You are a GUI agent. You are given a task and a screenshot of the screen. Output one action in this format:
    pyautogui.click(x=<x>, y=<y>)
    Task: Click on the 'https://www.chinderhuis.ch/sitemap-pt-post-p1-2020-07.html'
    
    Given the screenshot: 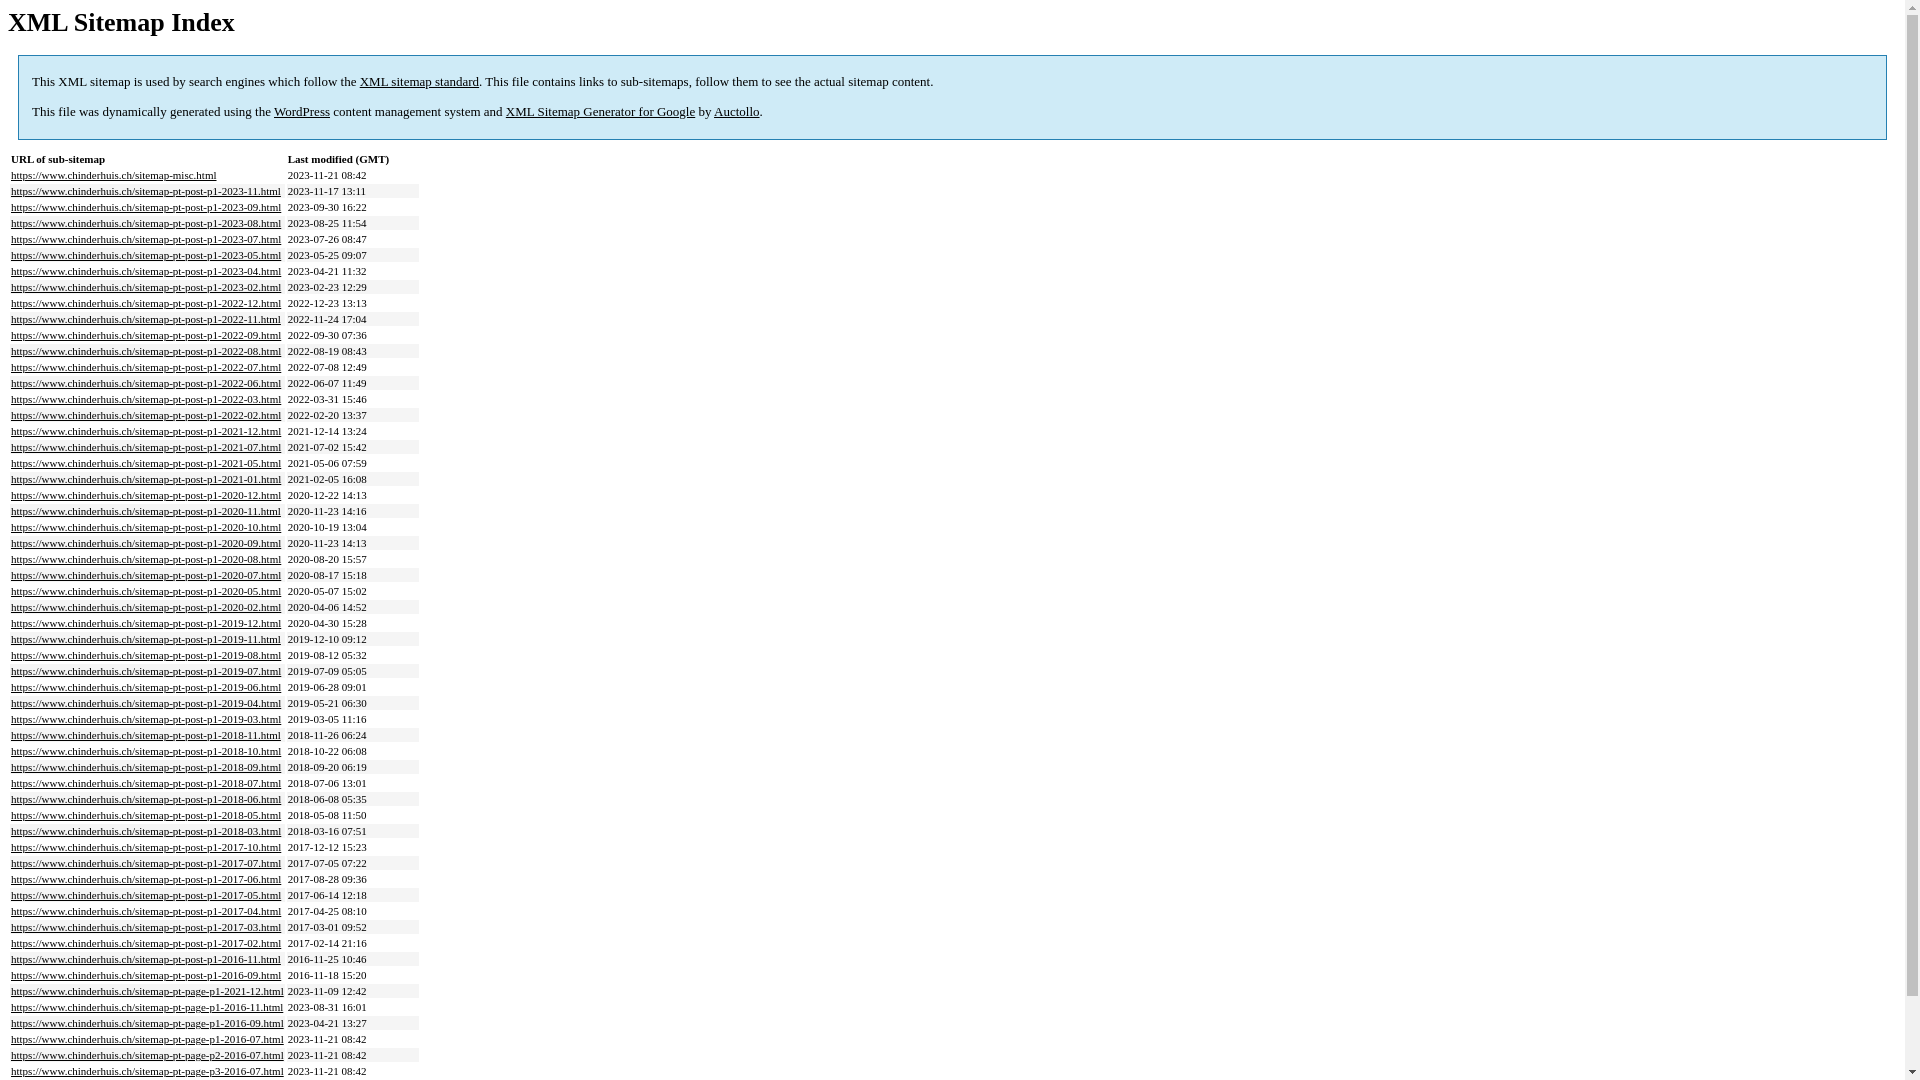 What is the action you would take?
    pyautogui.click(x=10, y=574)
    